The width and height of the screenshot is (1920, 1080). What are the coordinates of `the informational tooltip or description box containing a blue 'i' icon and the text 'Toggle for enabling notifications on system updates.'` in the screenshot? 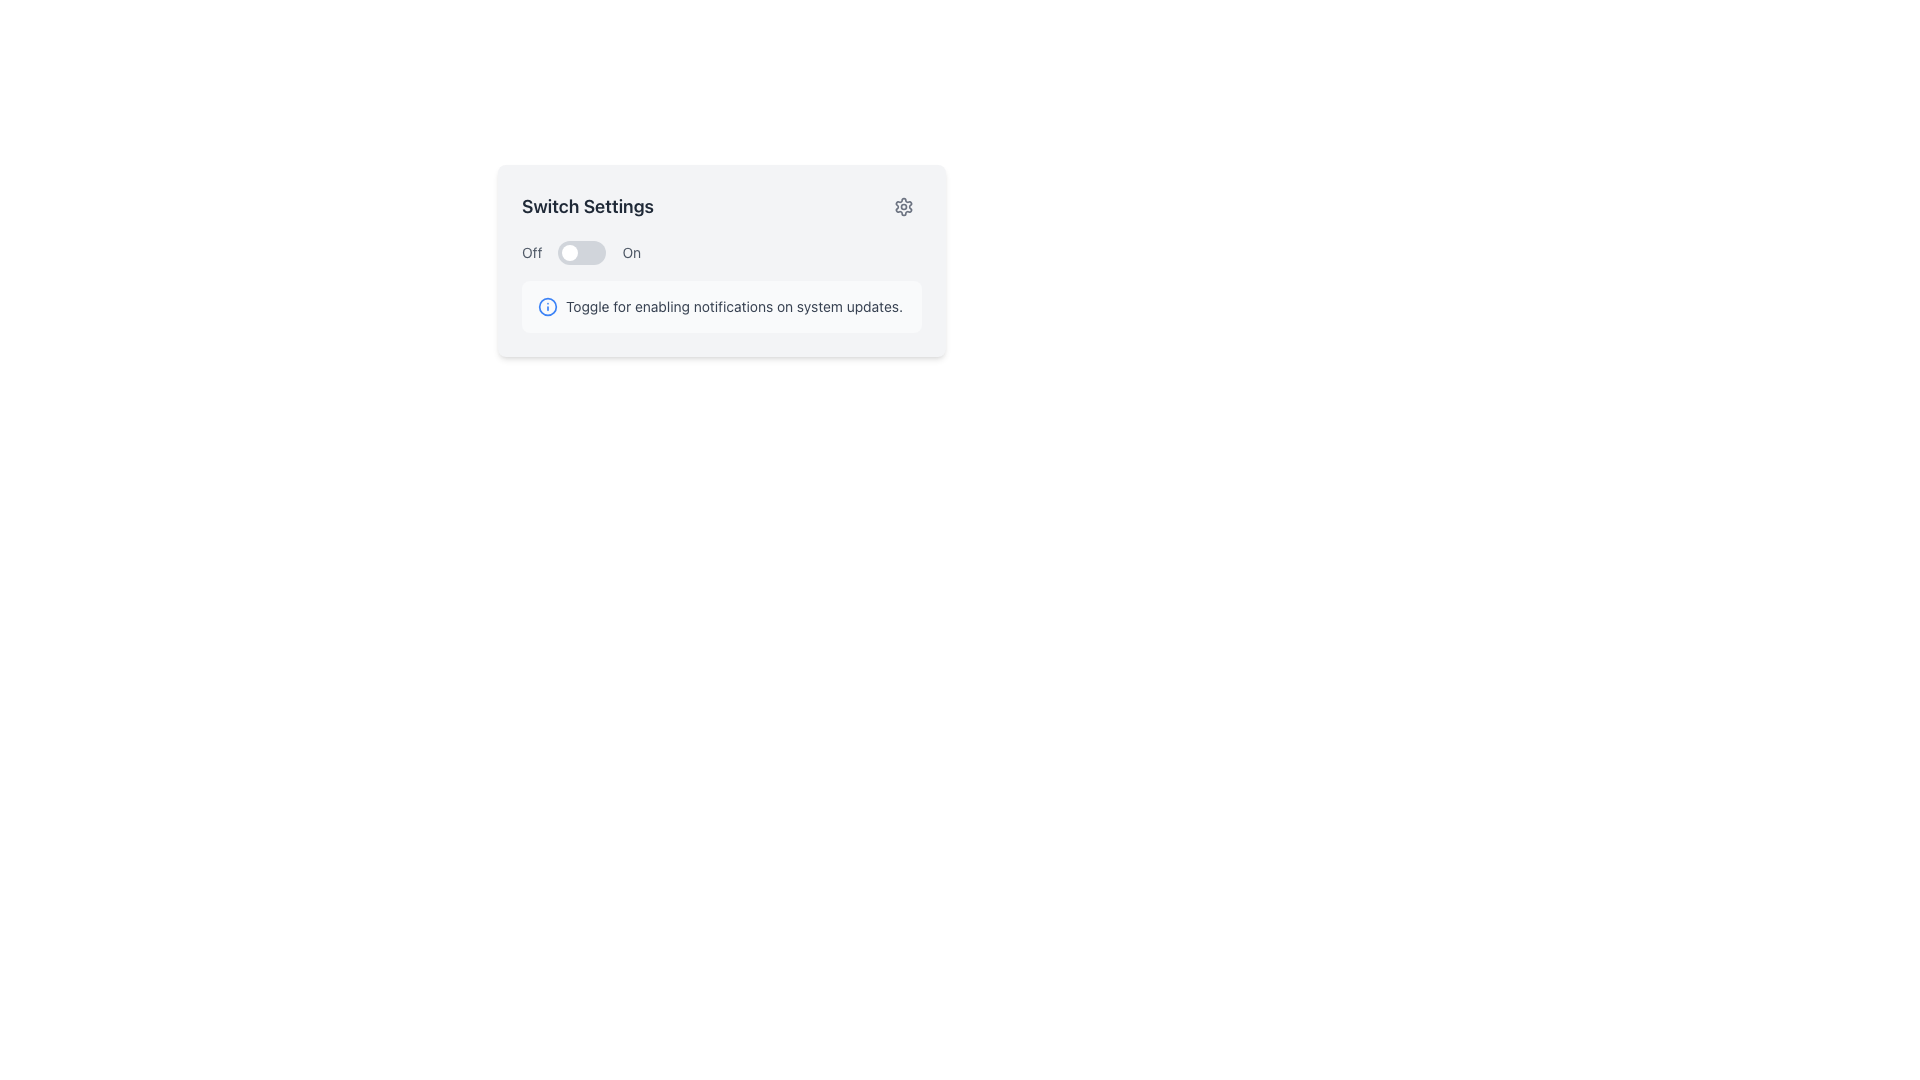 It's located at (720, 307).